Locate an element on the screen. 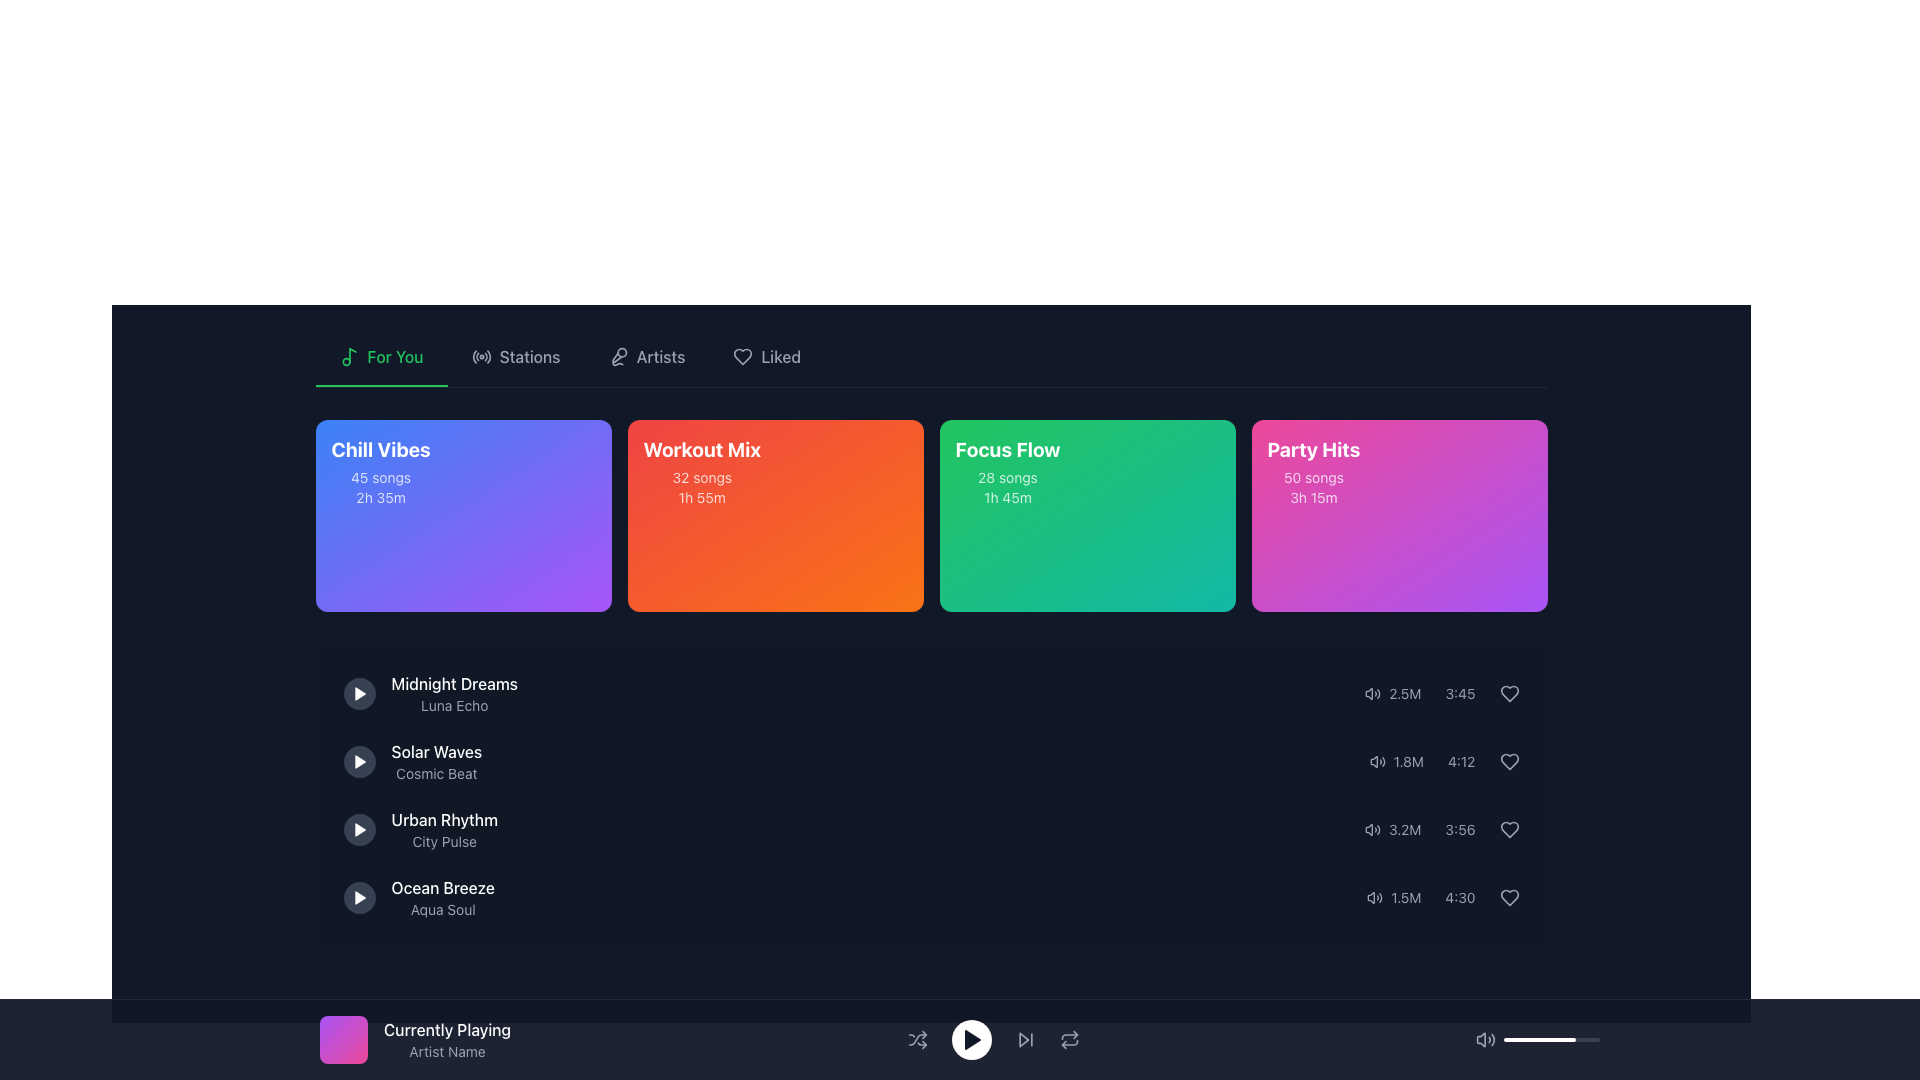 This screenshot has height=1080, width=1920. the heart-shaped icon button located in the far-right section of the row for the song 'Urban Rhythm' in the playlist section is located at coordinates (1509, 829).